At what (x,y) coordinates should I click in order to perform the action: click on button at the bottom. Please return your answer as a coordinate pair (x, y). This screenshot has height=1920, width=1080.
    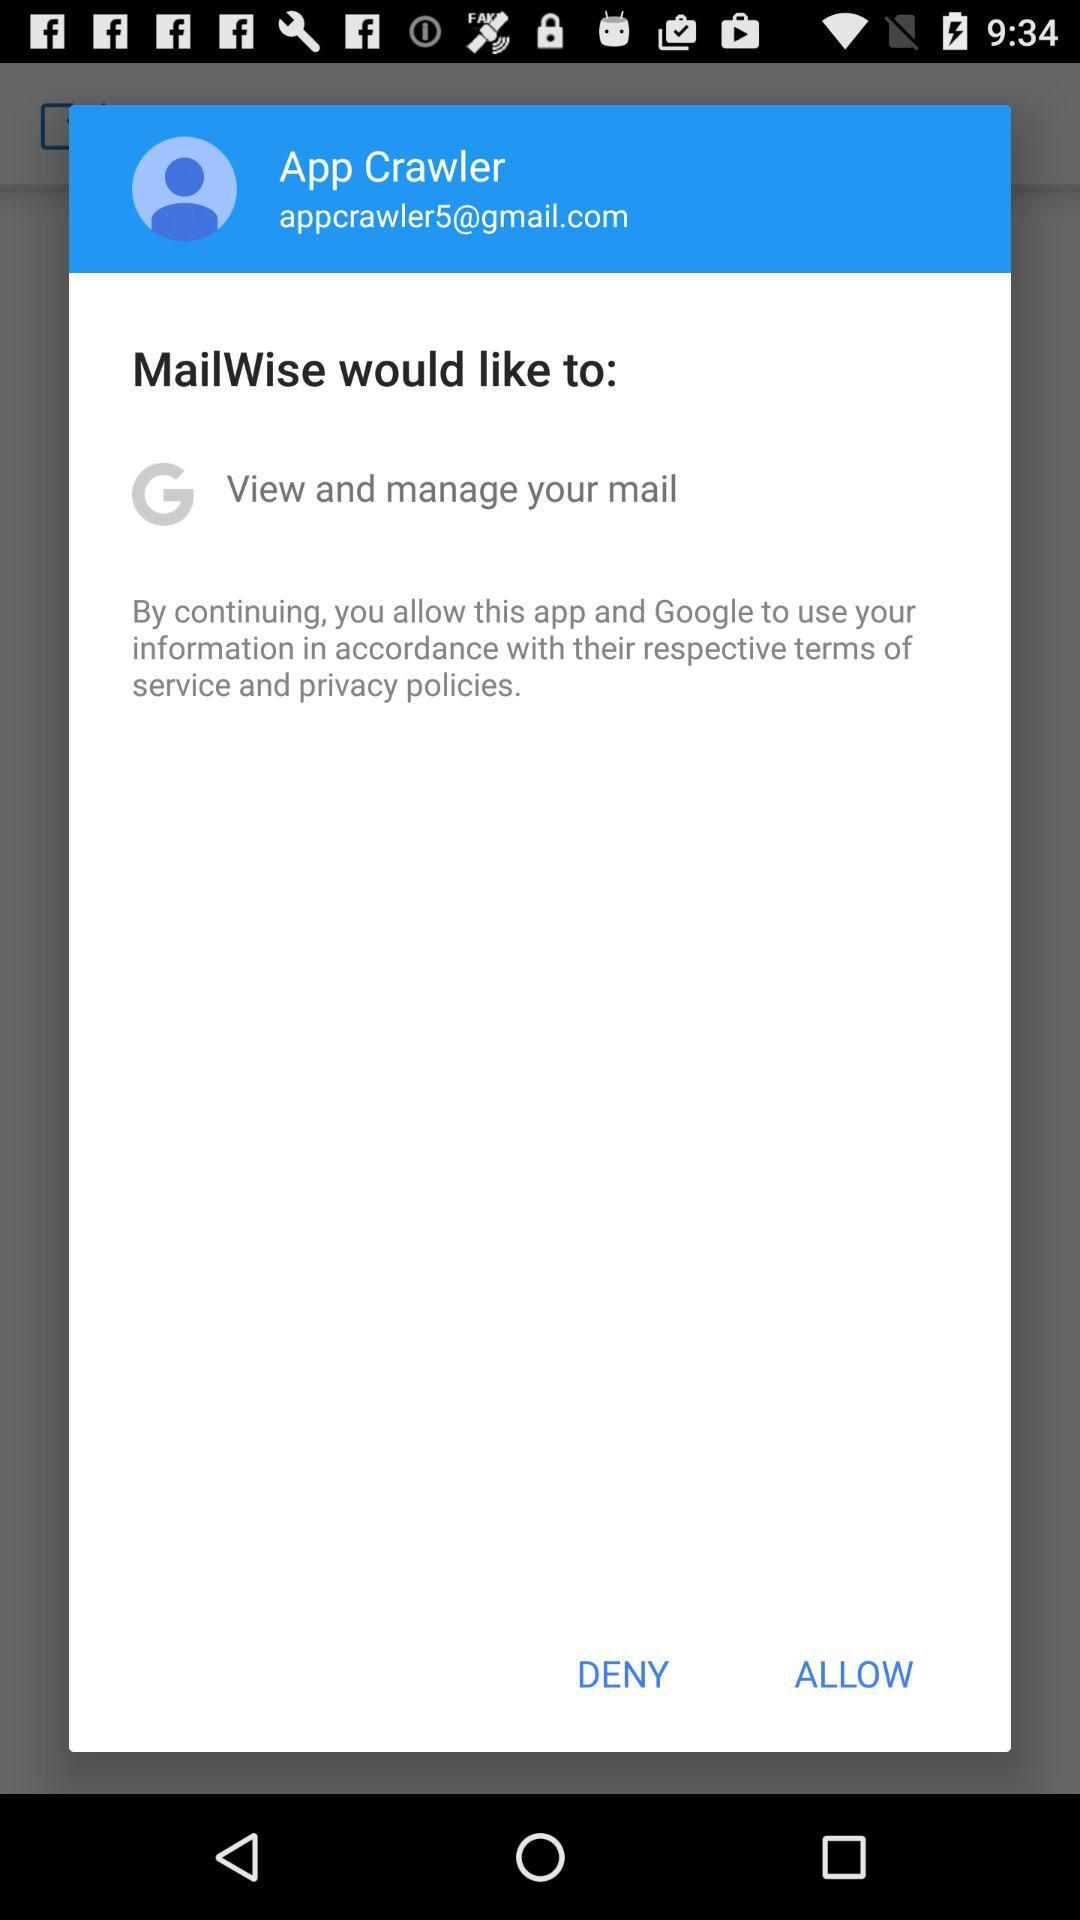
    Looking at the image, I should click on (621, 1673).